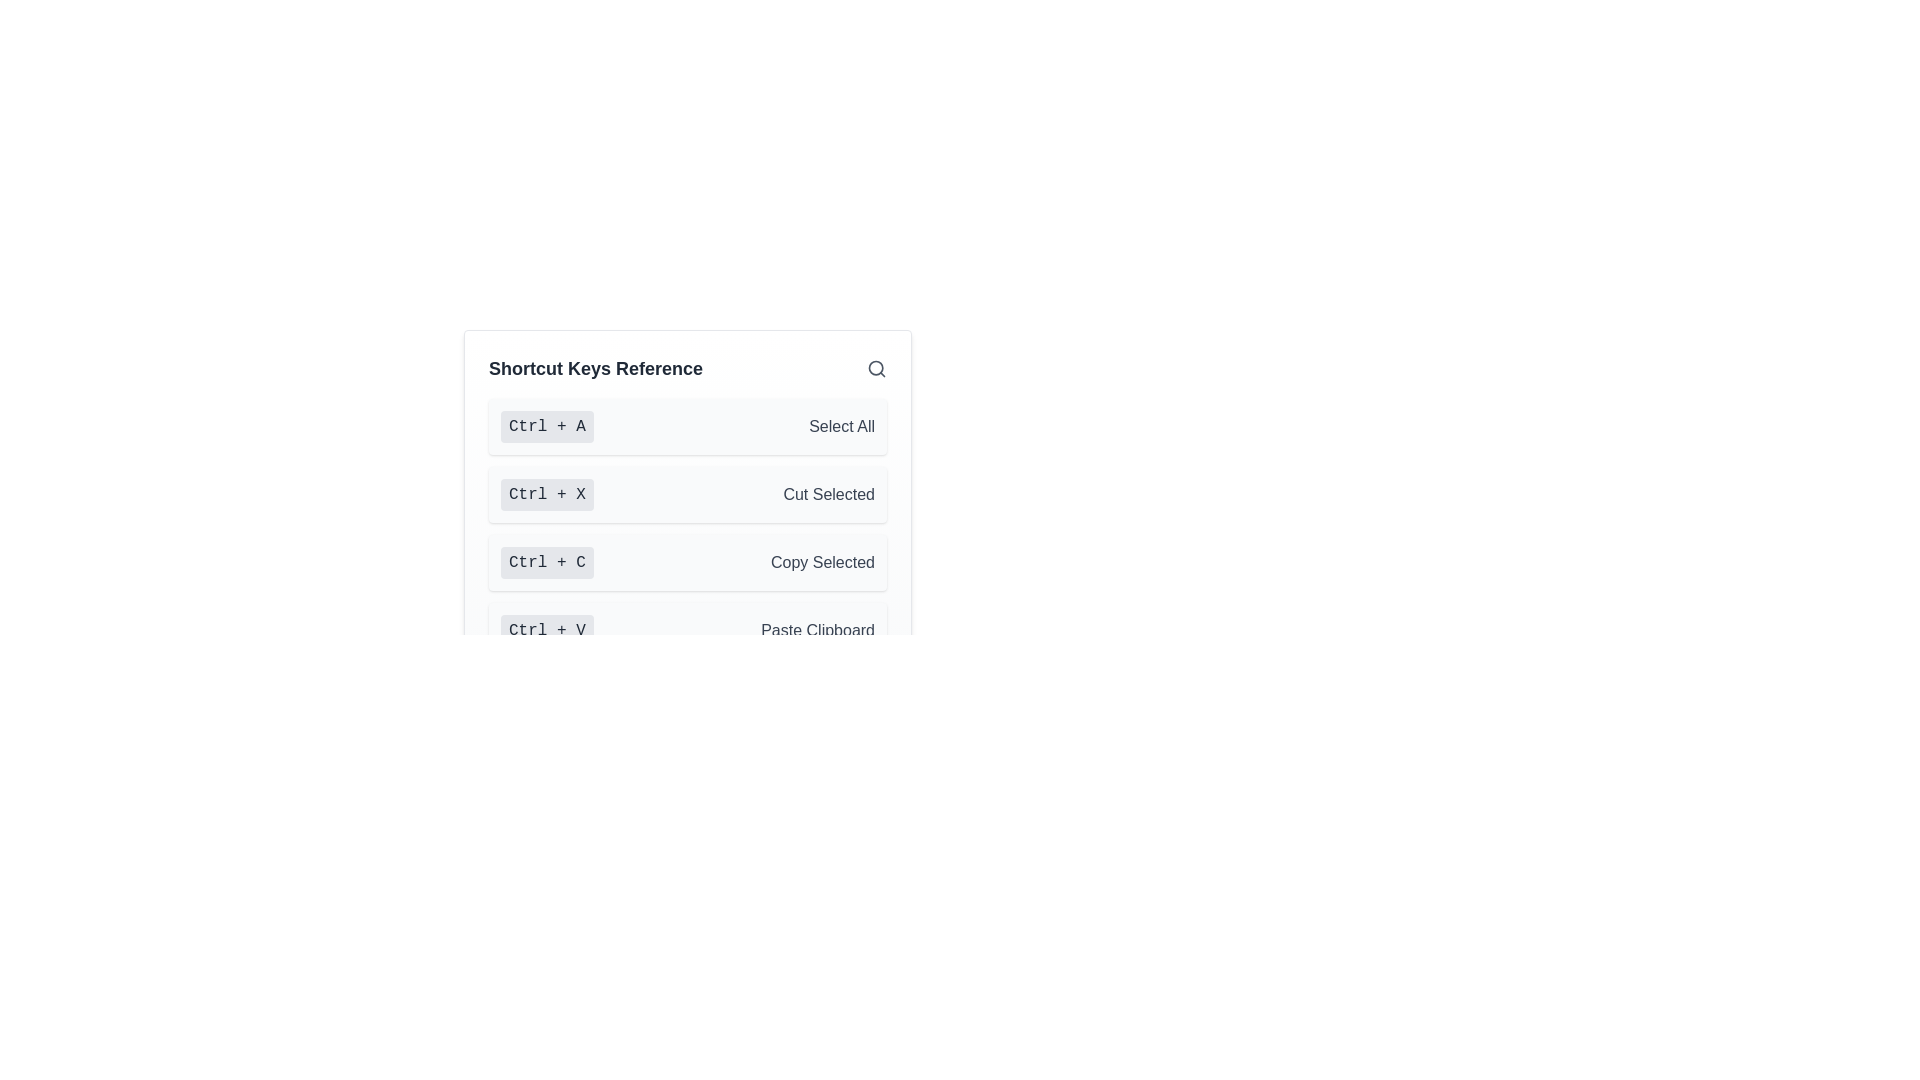 The image size is (1920, 1080). What do you see at coordinates (876, 368) in the screenshot?
I see `the circular component of the magnifying glass icon located in the top-right corner of the user interface` at bounding box center [876, 368].